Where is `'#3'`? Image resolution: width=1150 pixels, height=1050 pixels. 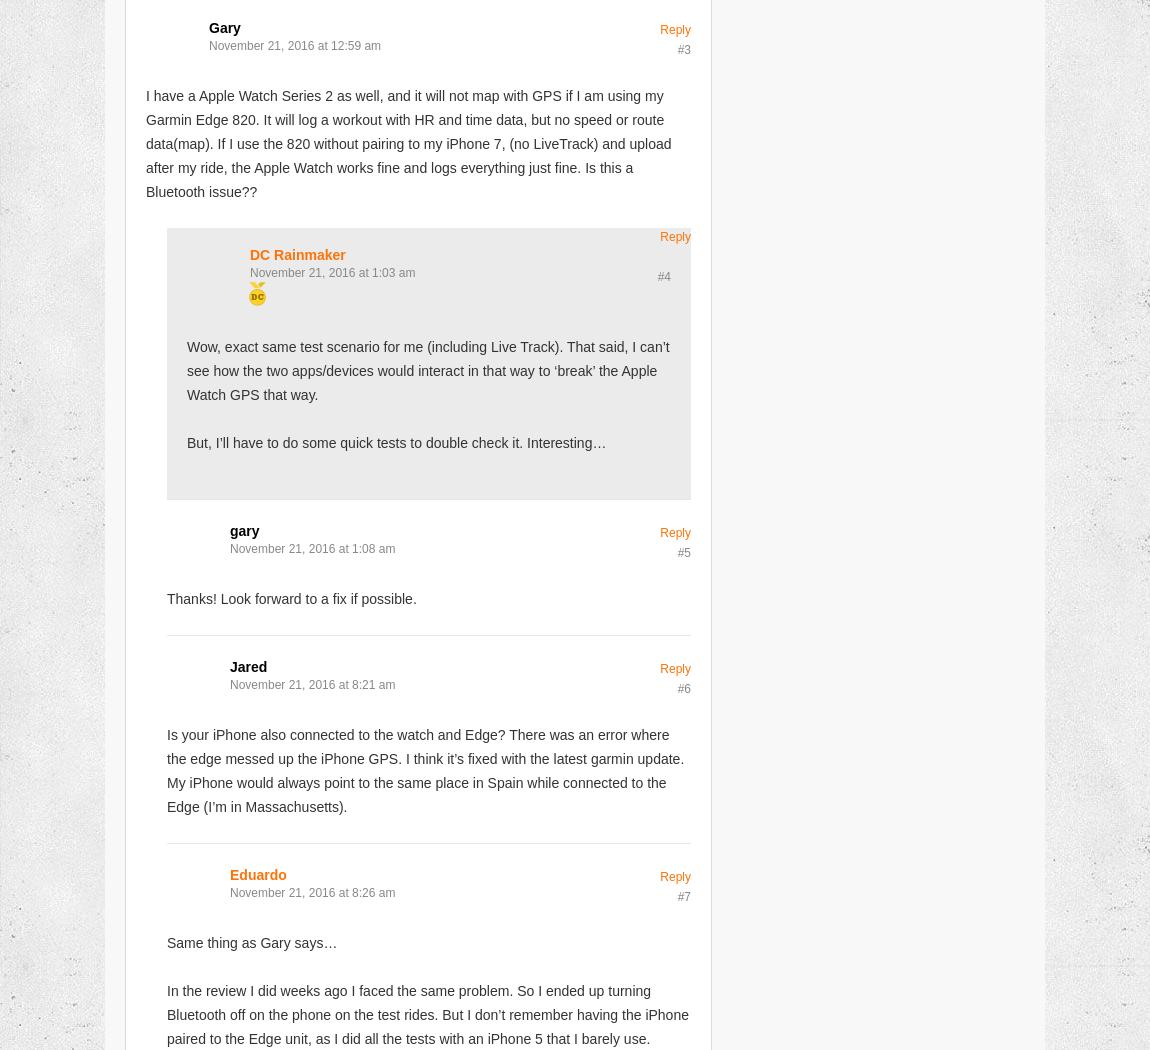 '#3' is located at coordinates (676, 48).